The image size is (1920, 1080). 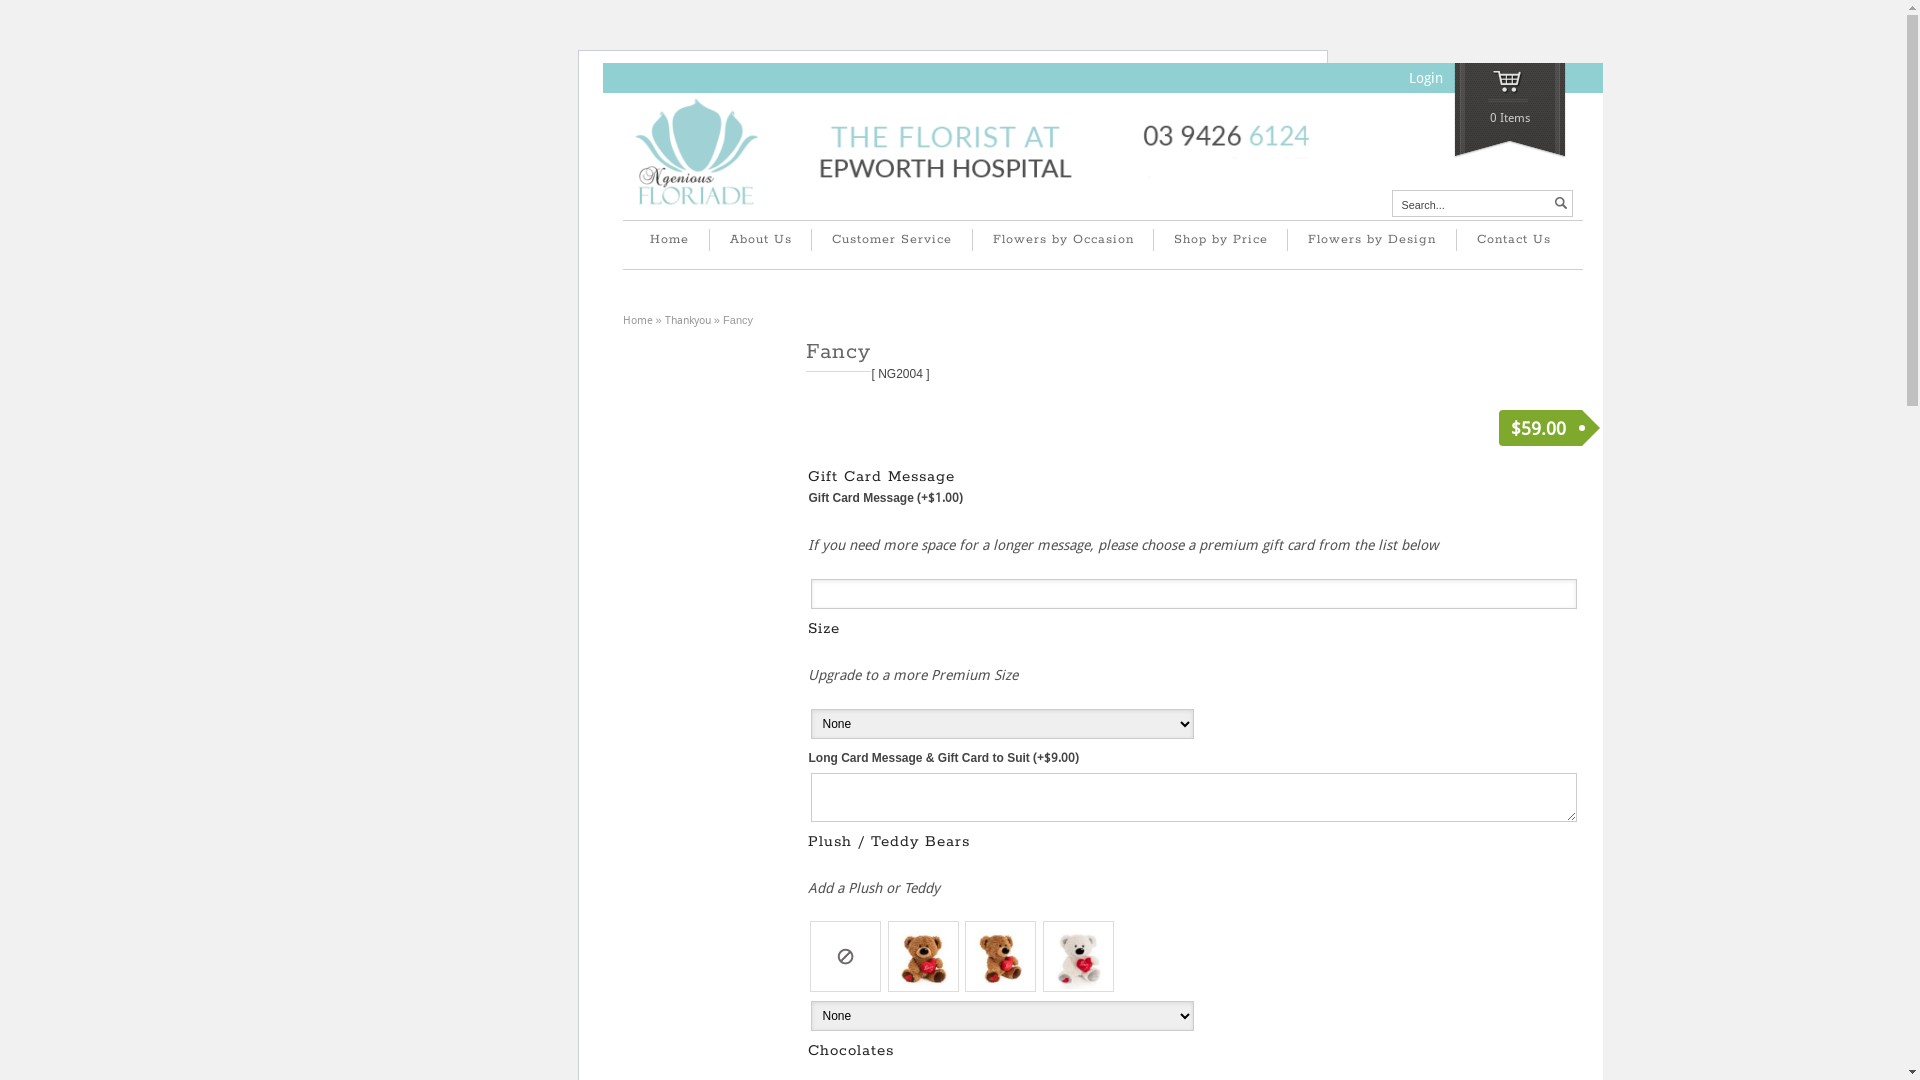 What do you see at coordinates (1513, 238) in the screenshot?
I see `'Contact Us'` at bounding box center [1513, 238].